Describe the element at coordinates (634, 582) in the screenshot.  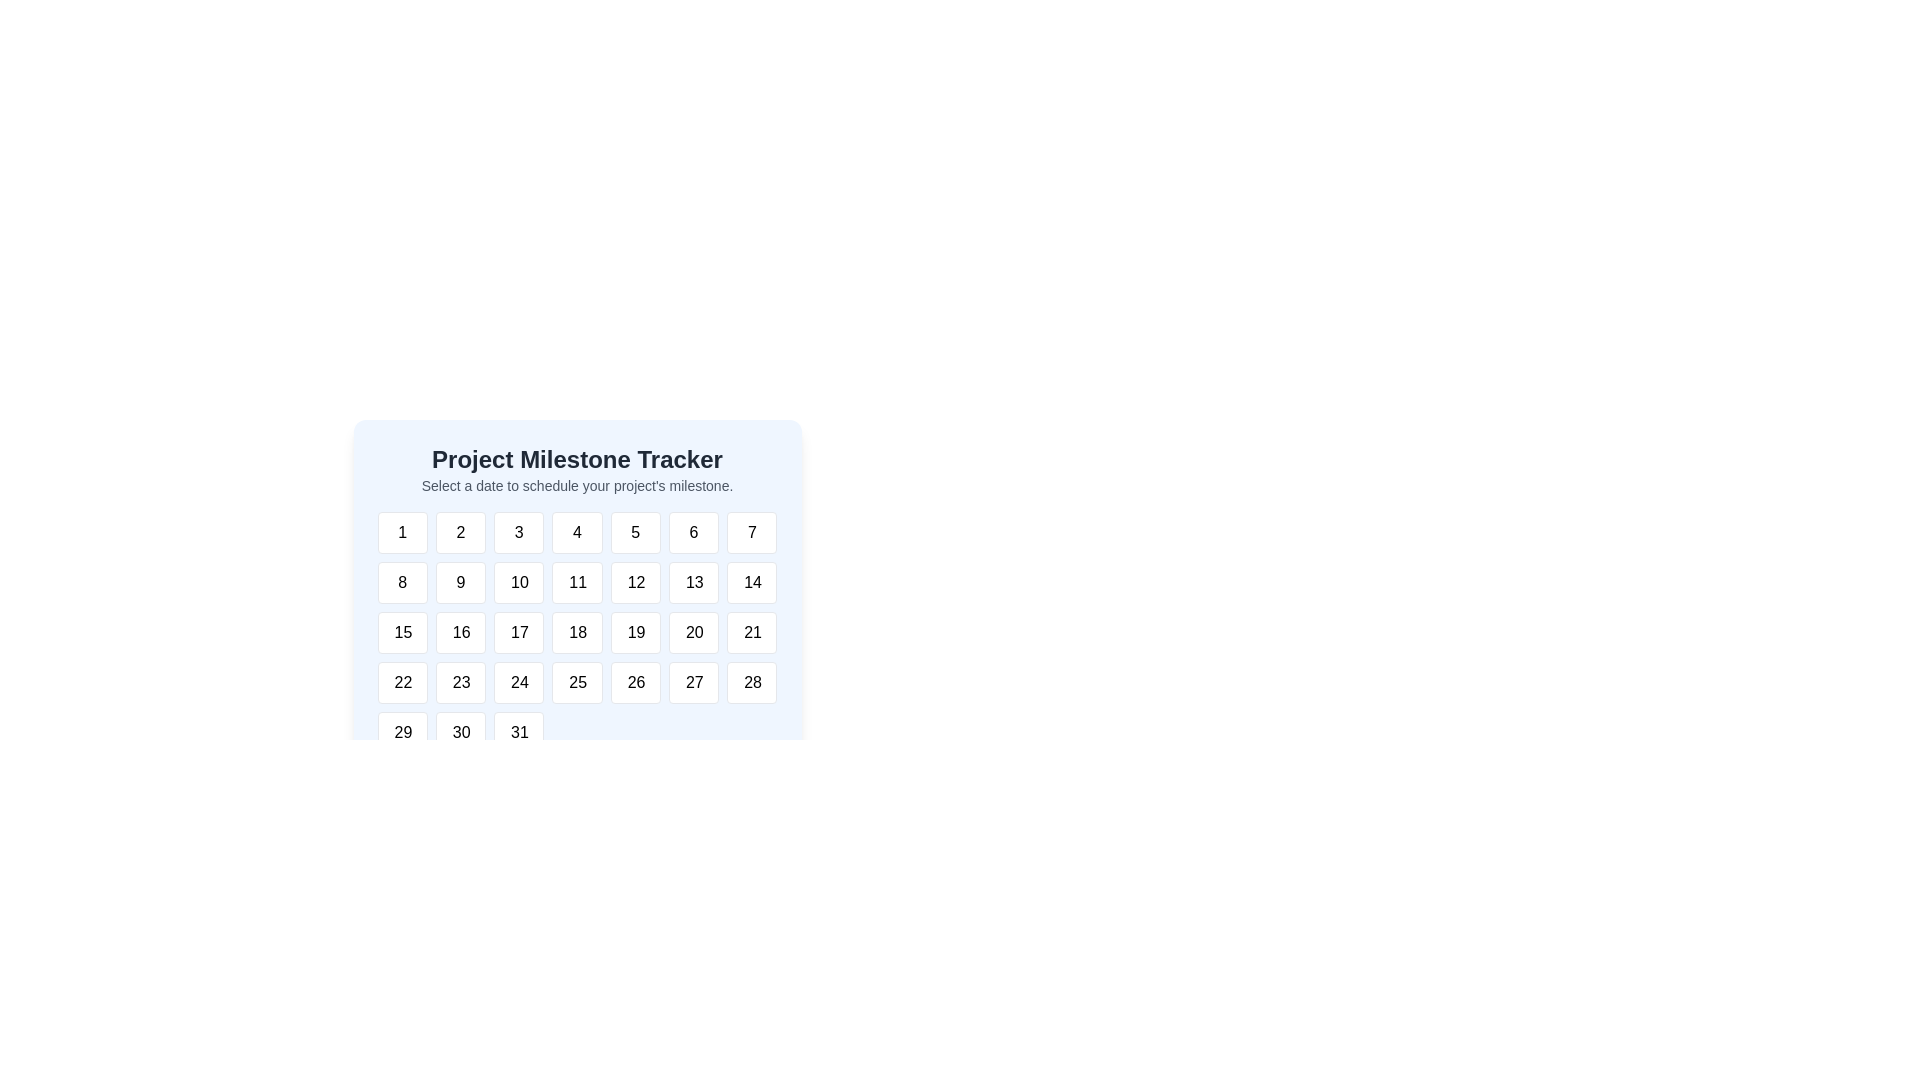
I see `the rectangular button displaying the number '12' to trigger the hover effect, which changes the background to blue and the text color to blue` at that location.